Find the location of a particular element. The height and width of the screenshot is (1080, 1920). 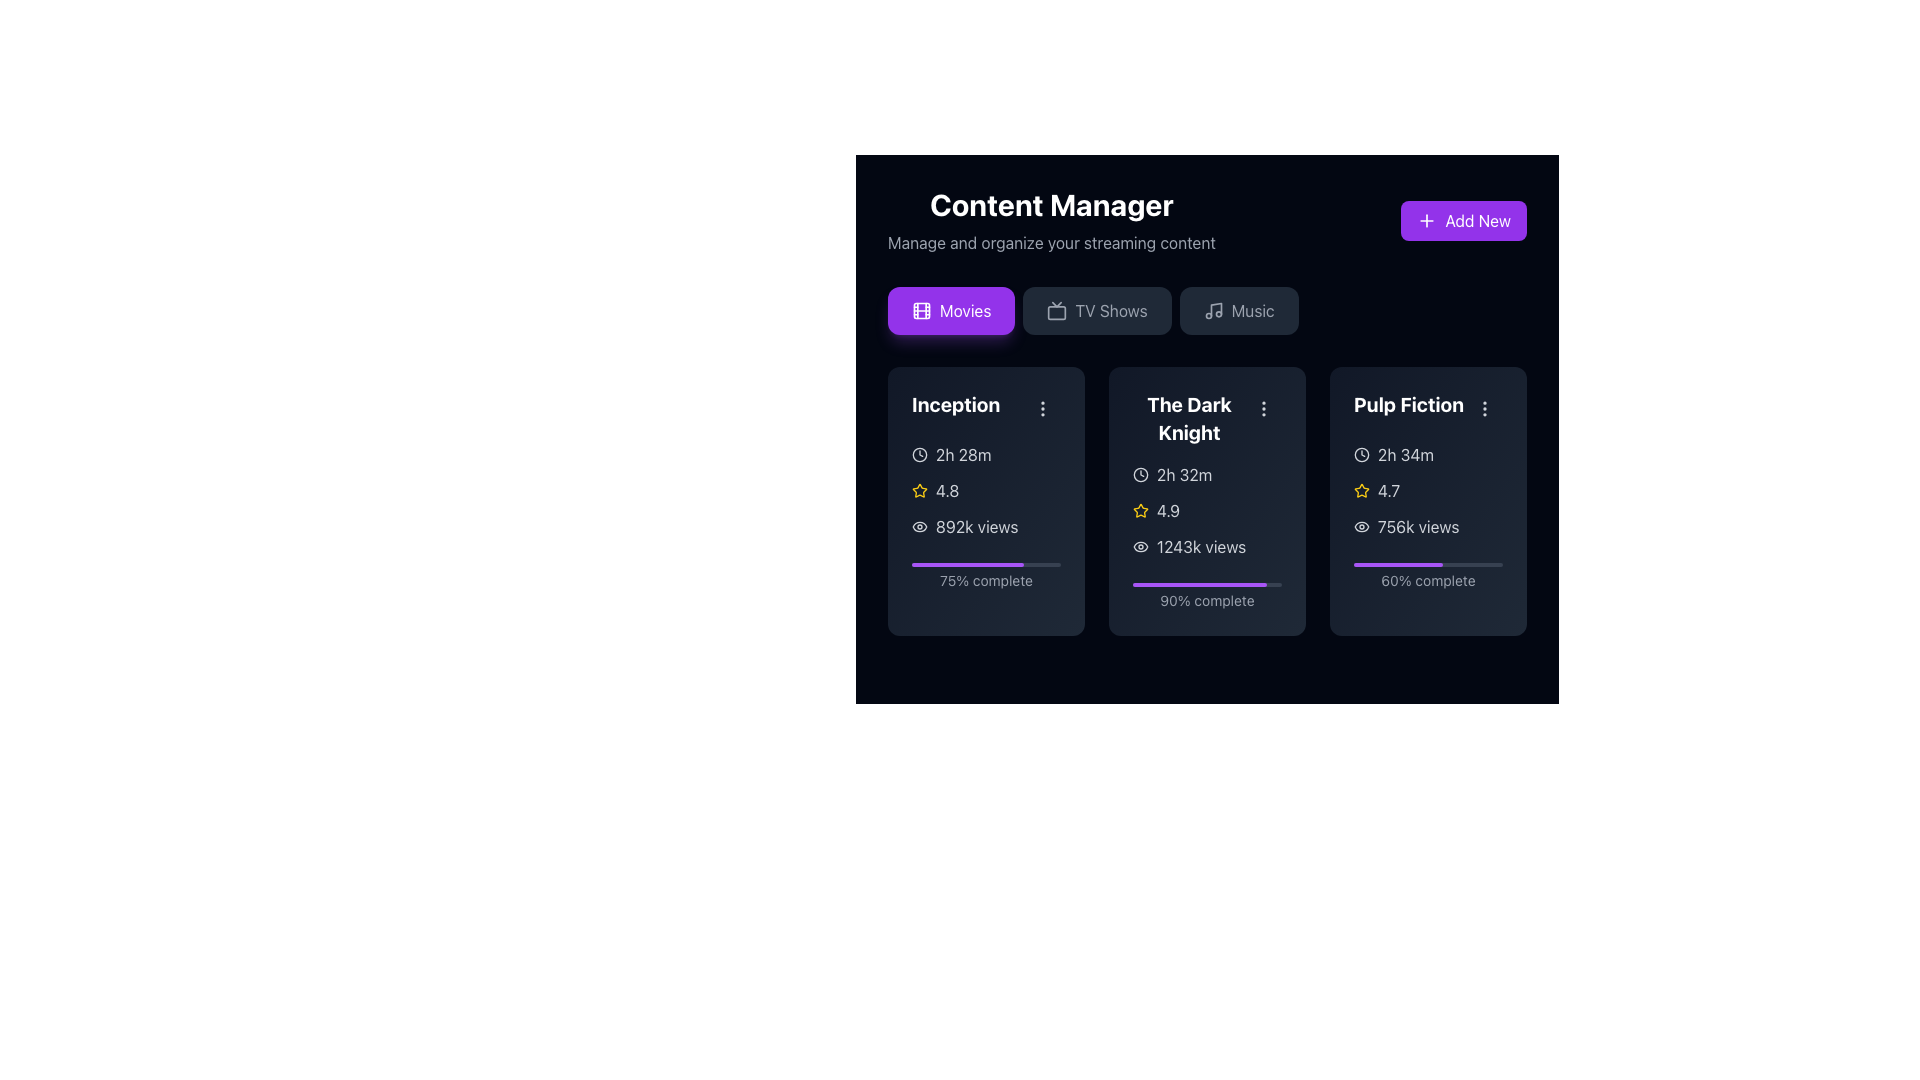

the view count text label for the movie 'Pulp Fiction', which is located in the third column of the grid structure in the 'Movies' section, directly below the star rating and an eye icon is located at coordinates (1417, 526).